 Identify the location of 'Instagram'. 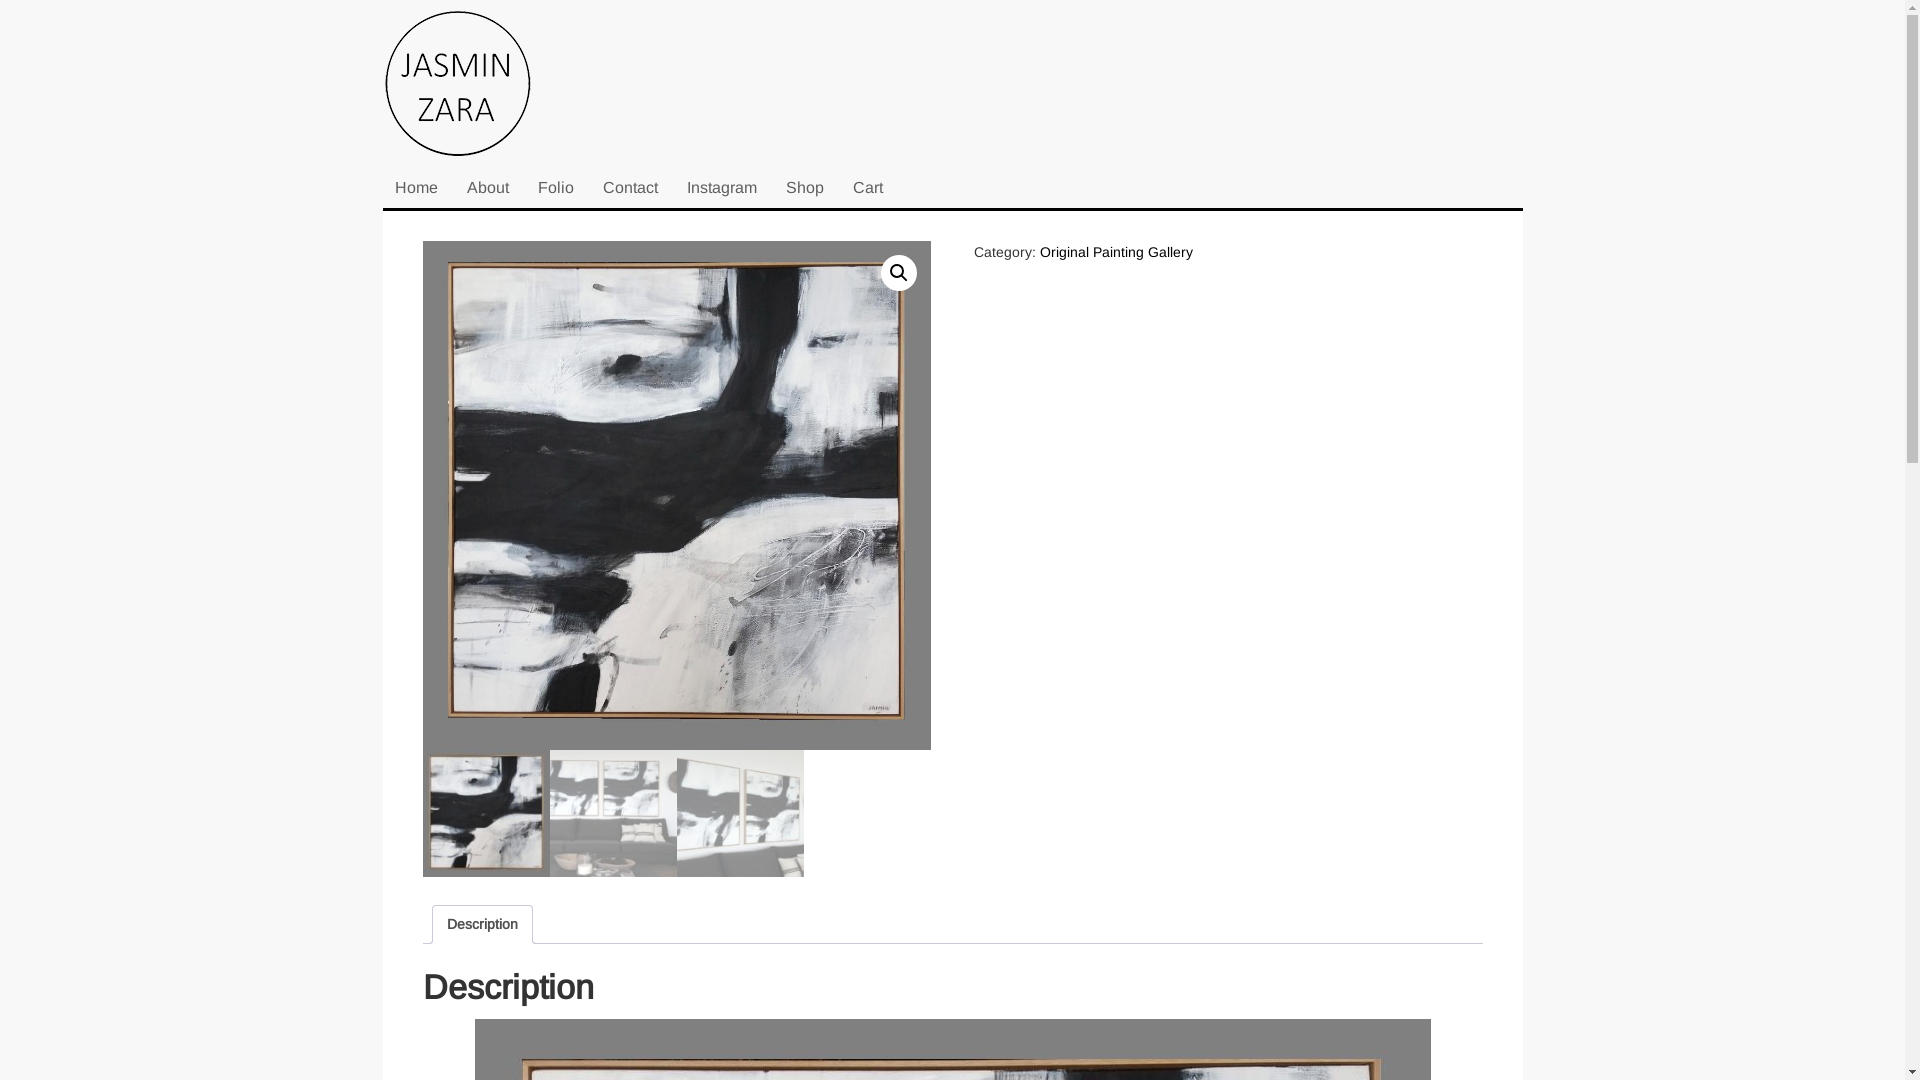
(720, 188).